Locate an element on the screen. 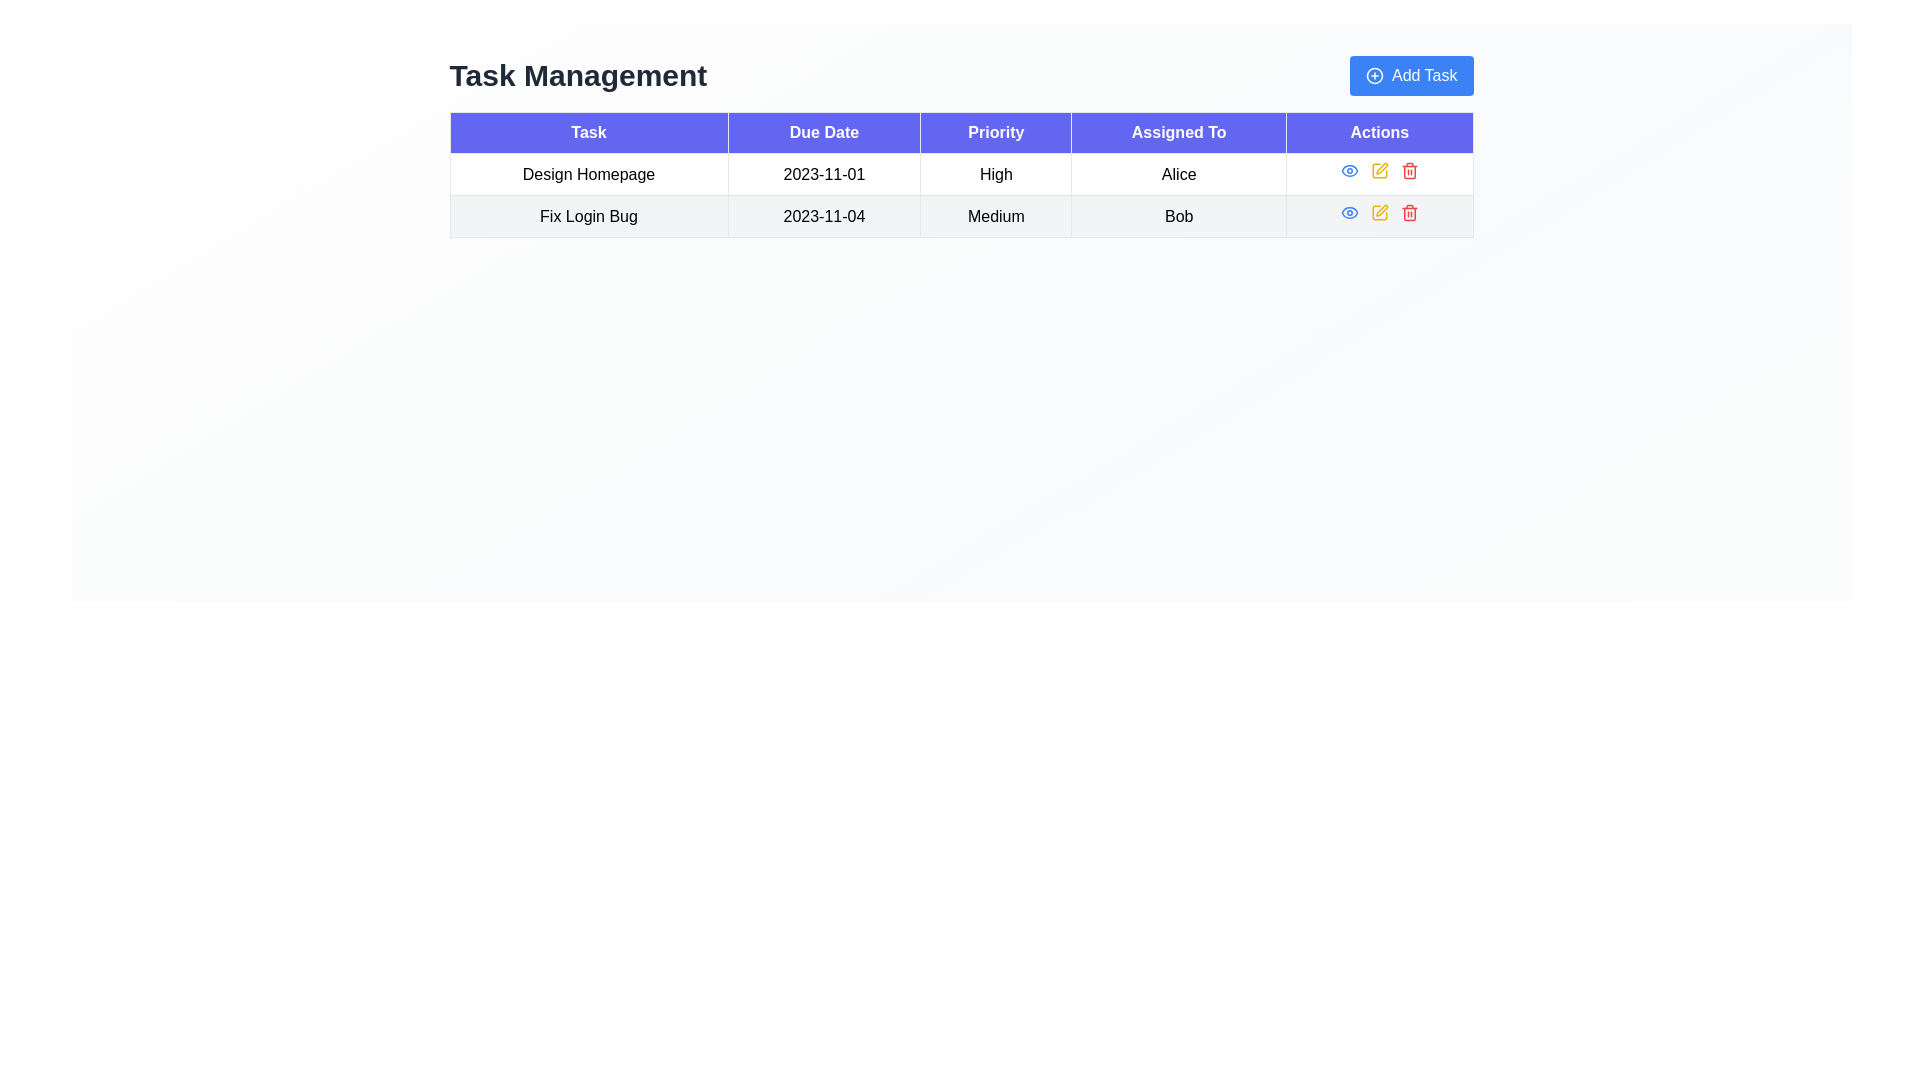  the text label within the first cell of the first row under the 'Task' header in the table is located at coordinates (588, 173).